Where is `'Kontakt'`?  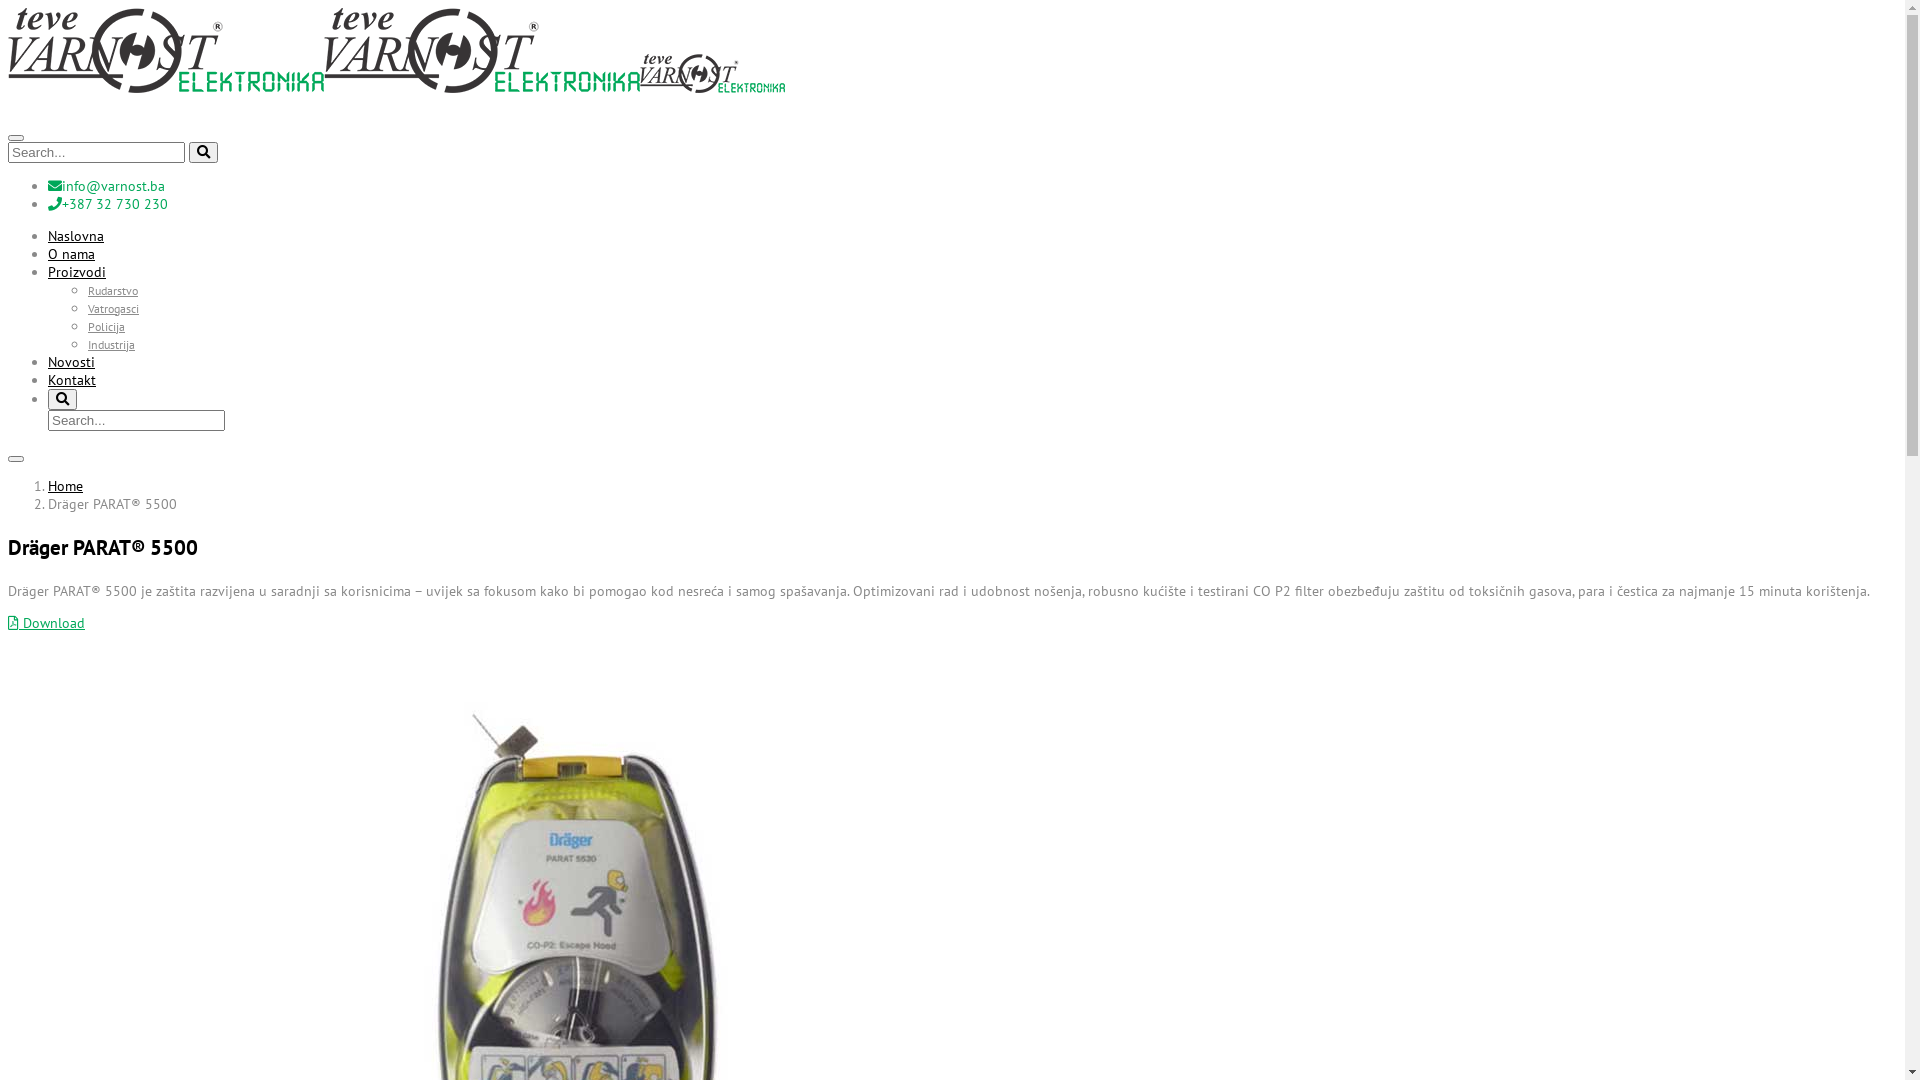 'Kontakt' is located at coordinates (48, 378).